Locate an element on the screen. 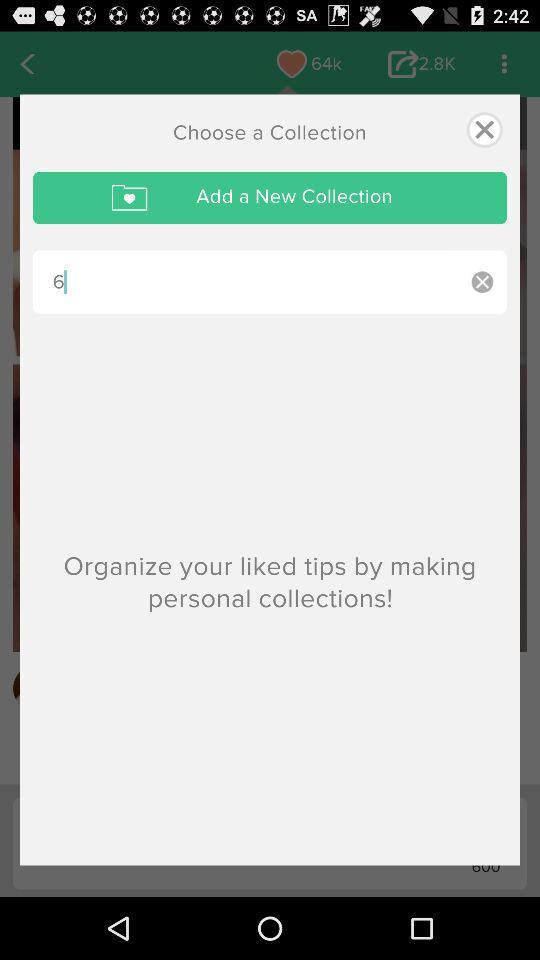  clear words is located at coordinates (481, 281).